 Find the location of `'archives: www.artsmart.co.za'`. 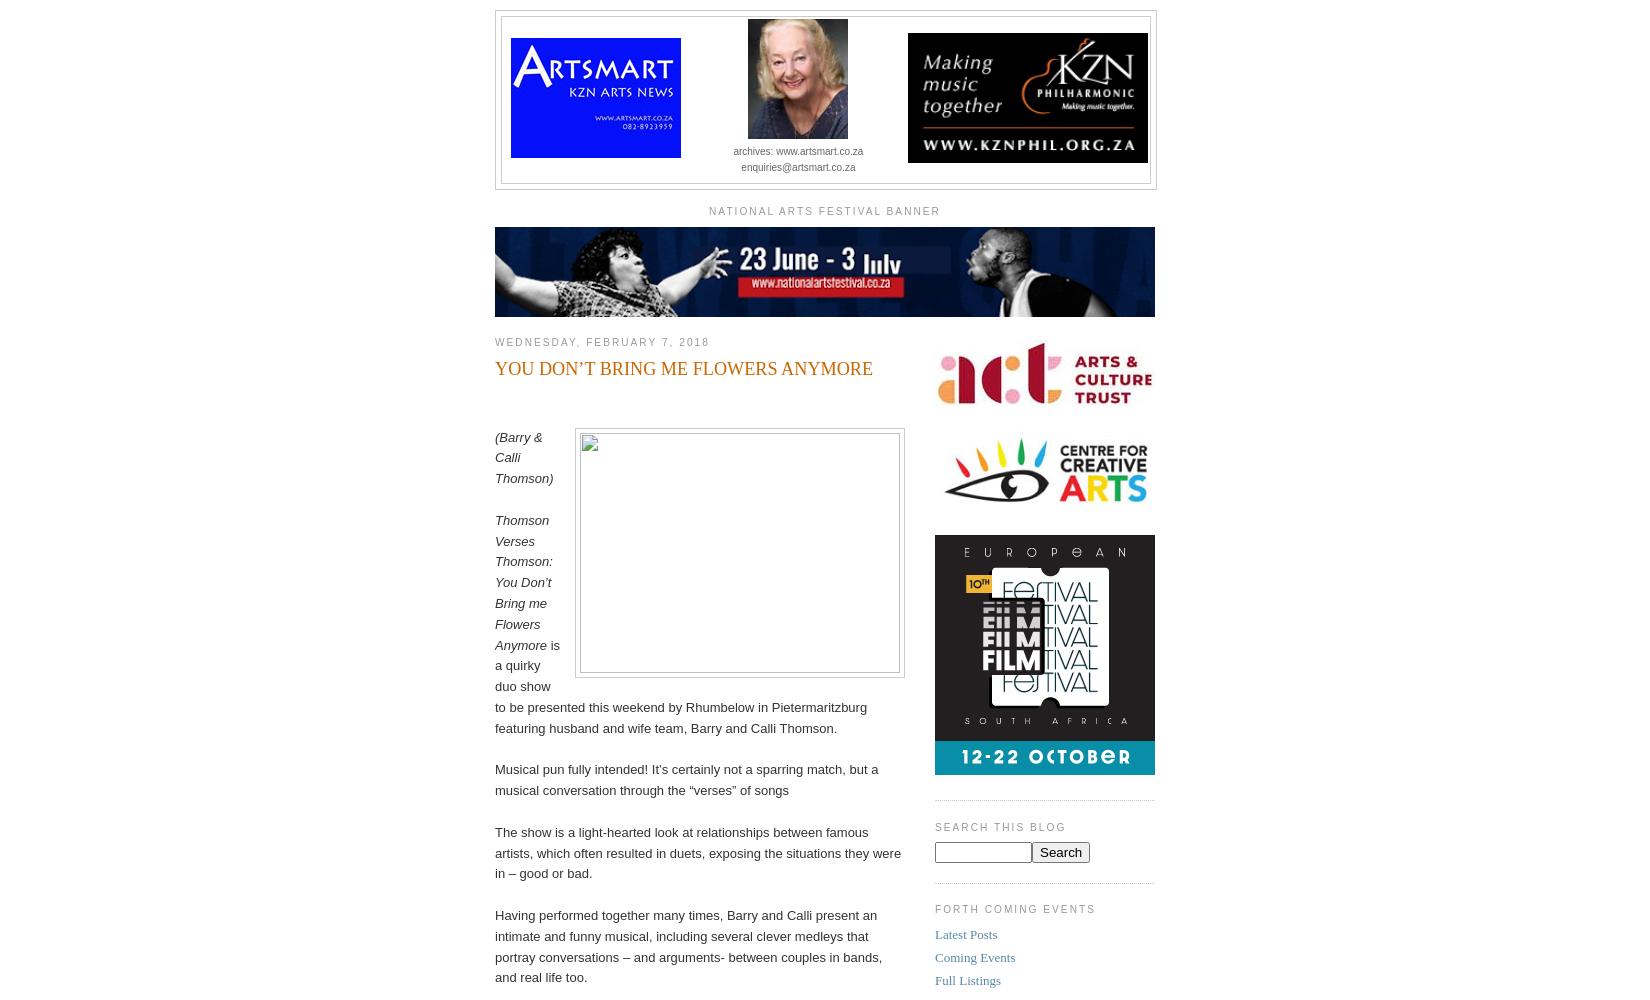

'archives: www.artsmart.co.za' is located at coordinates (796, 151).